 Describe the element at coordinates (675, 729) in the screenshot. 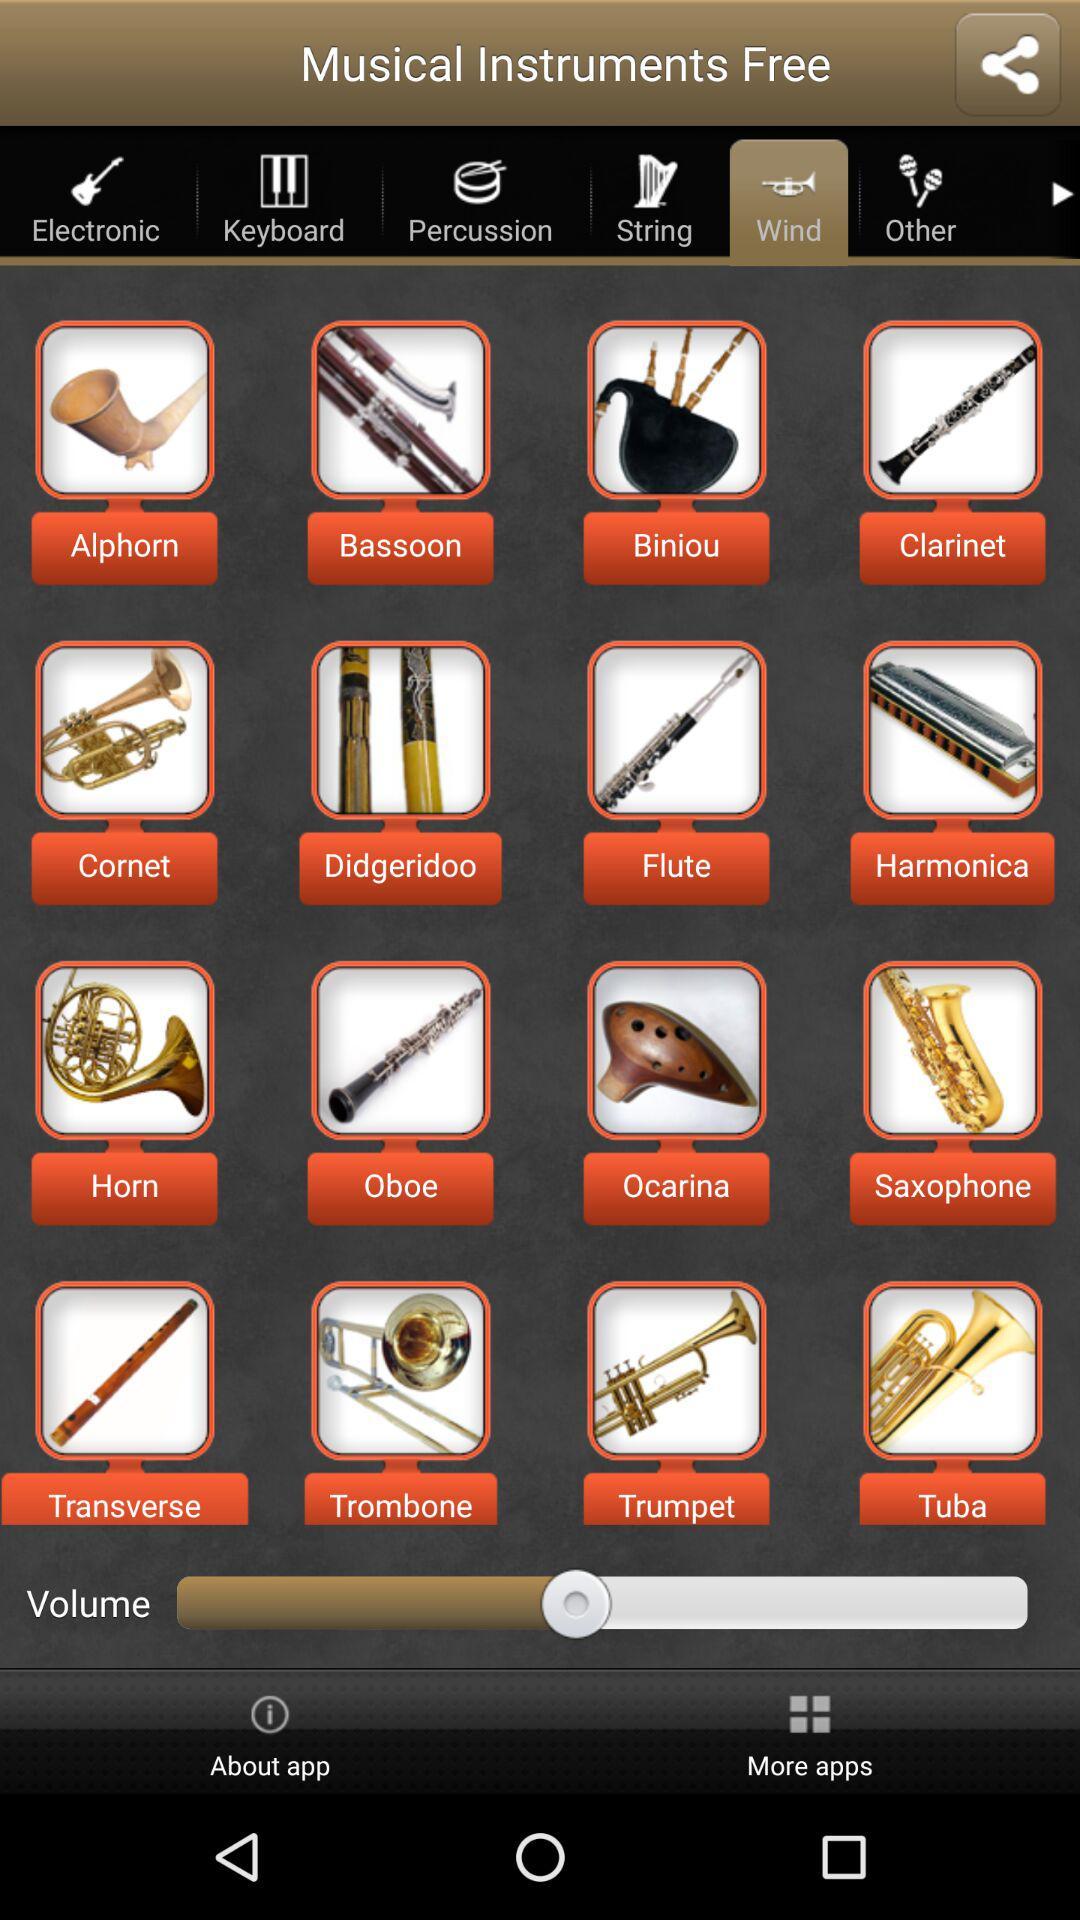

I see `choose the selection` at that location.